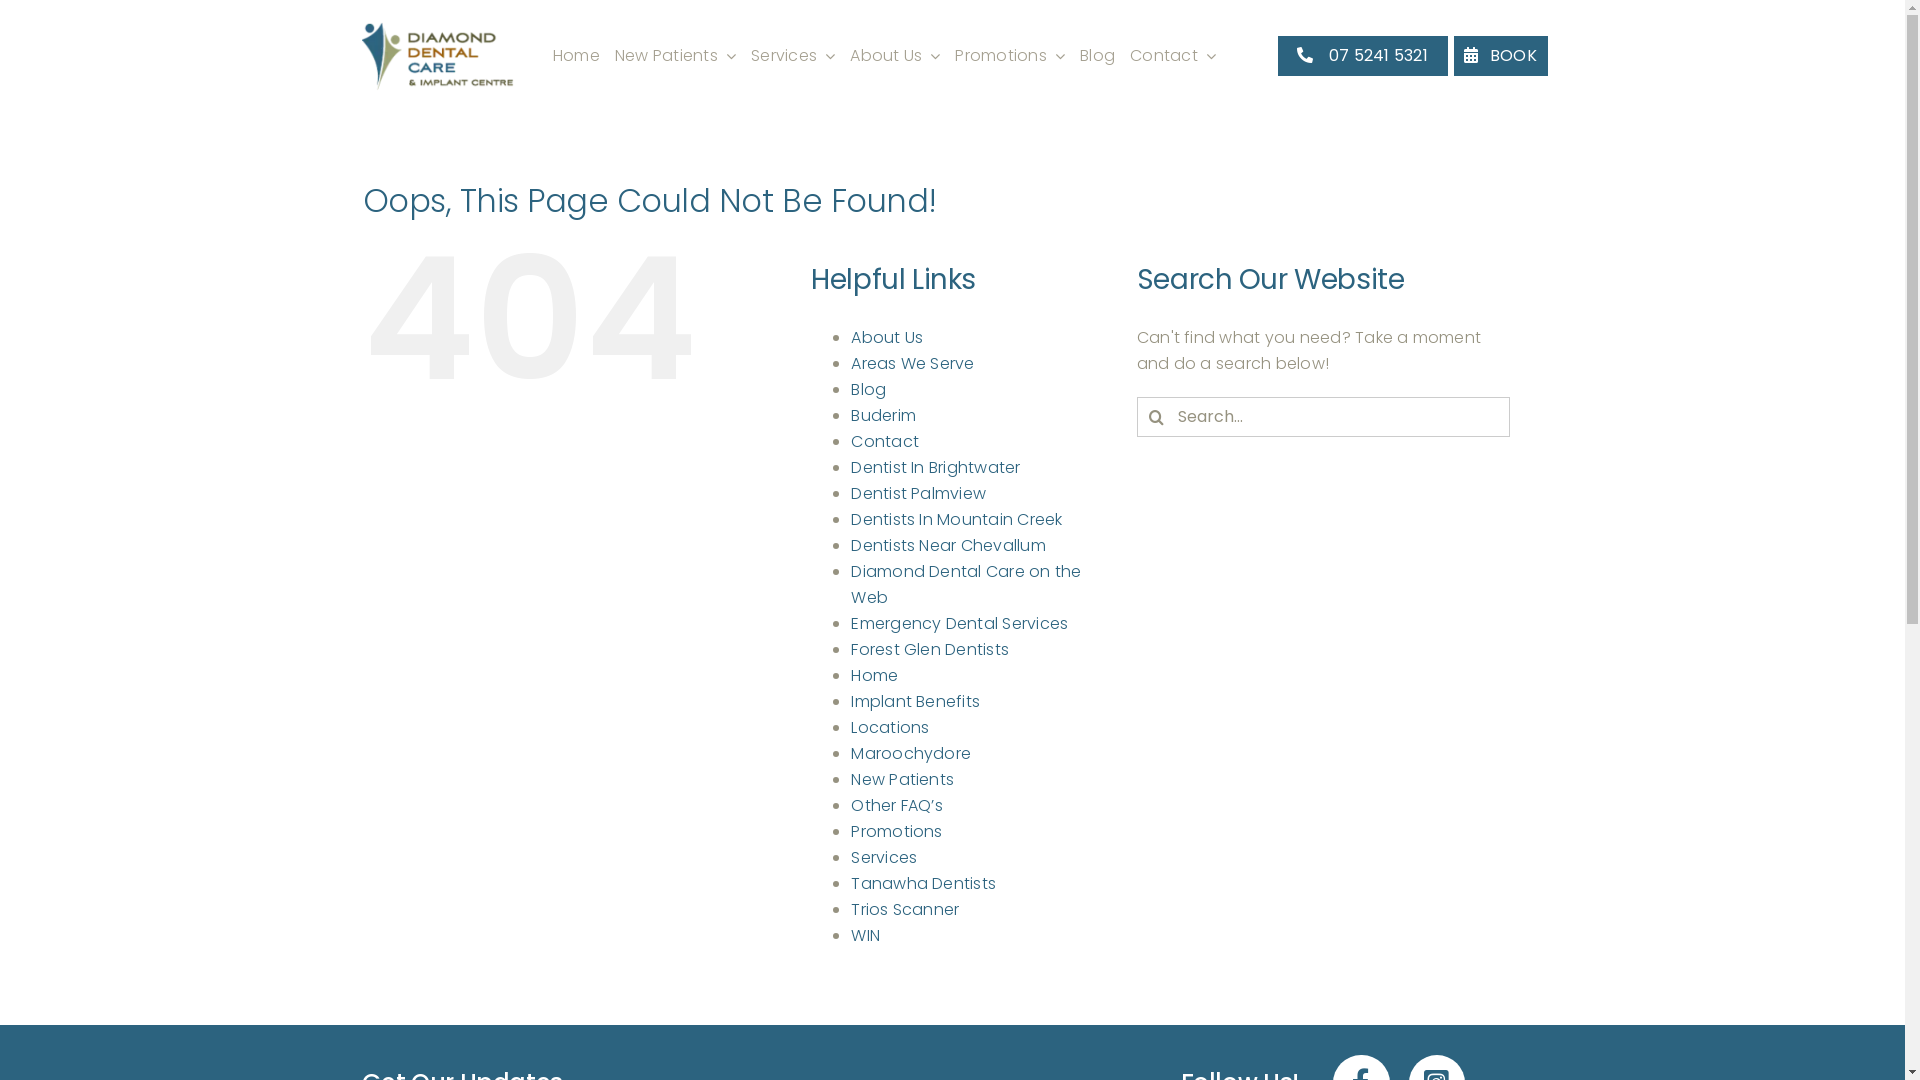 Image resolution: width=1920 pixels, height=1080 pixels. Describe the element at coordinates (965, 584) in the screenshot. I see `'Diamond Dental Care on the Web'` at that location.